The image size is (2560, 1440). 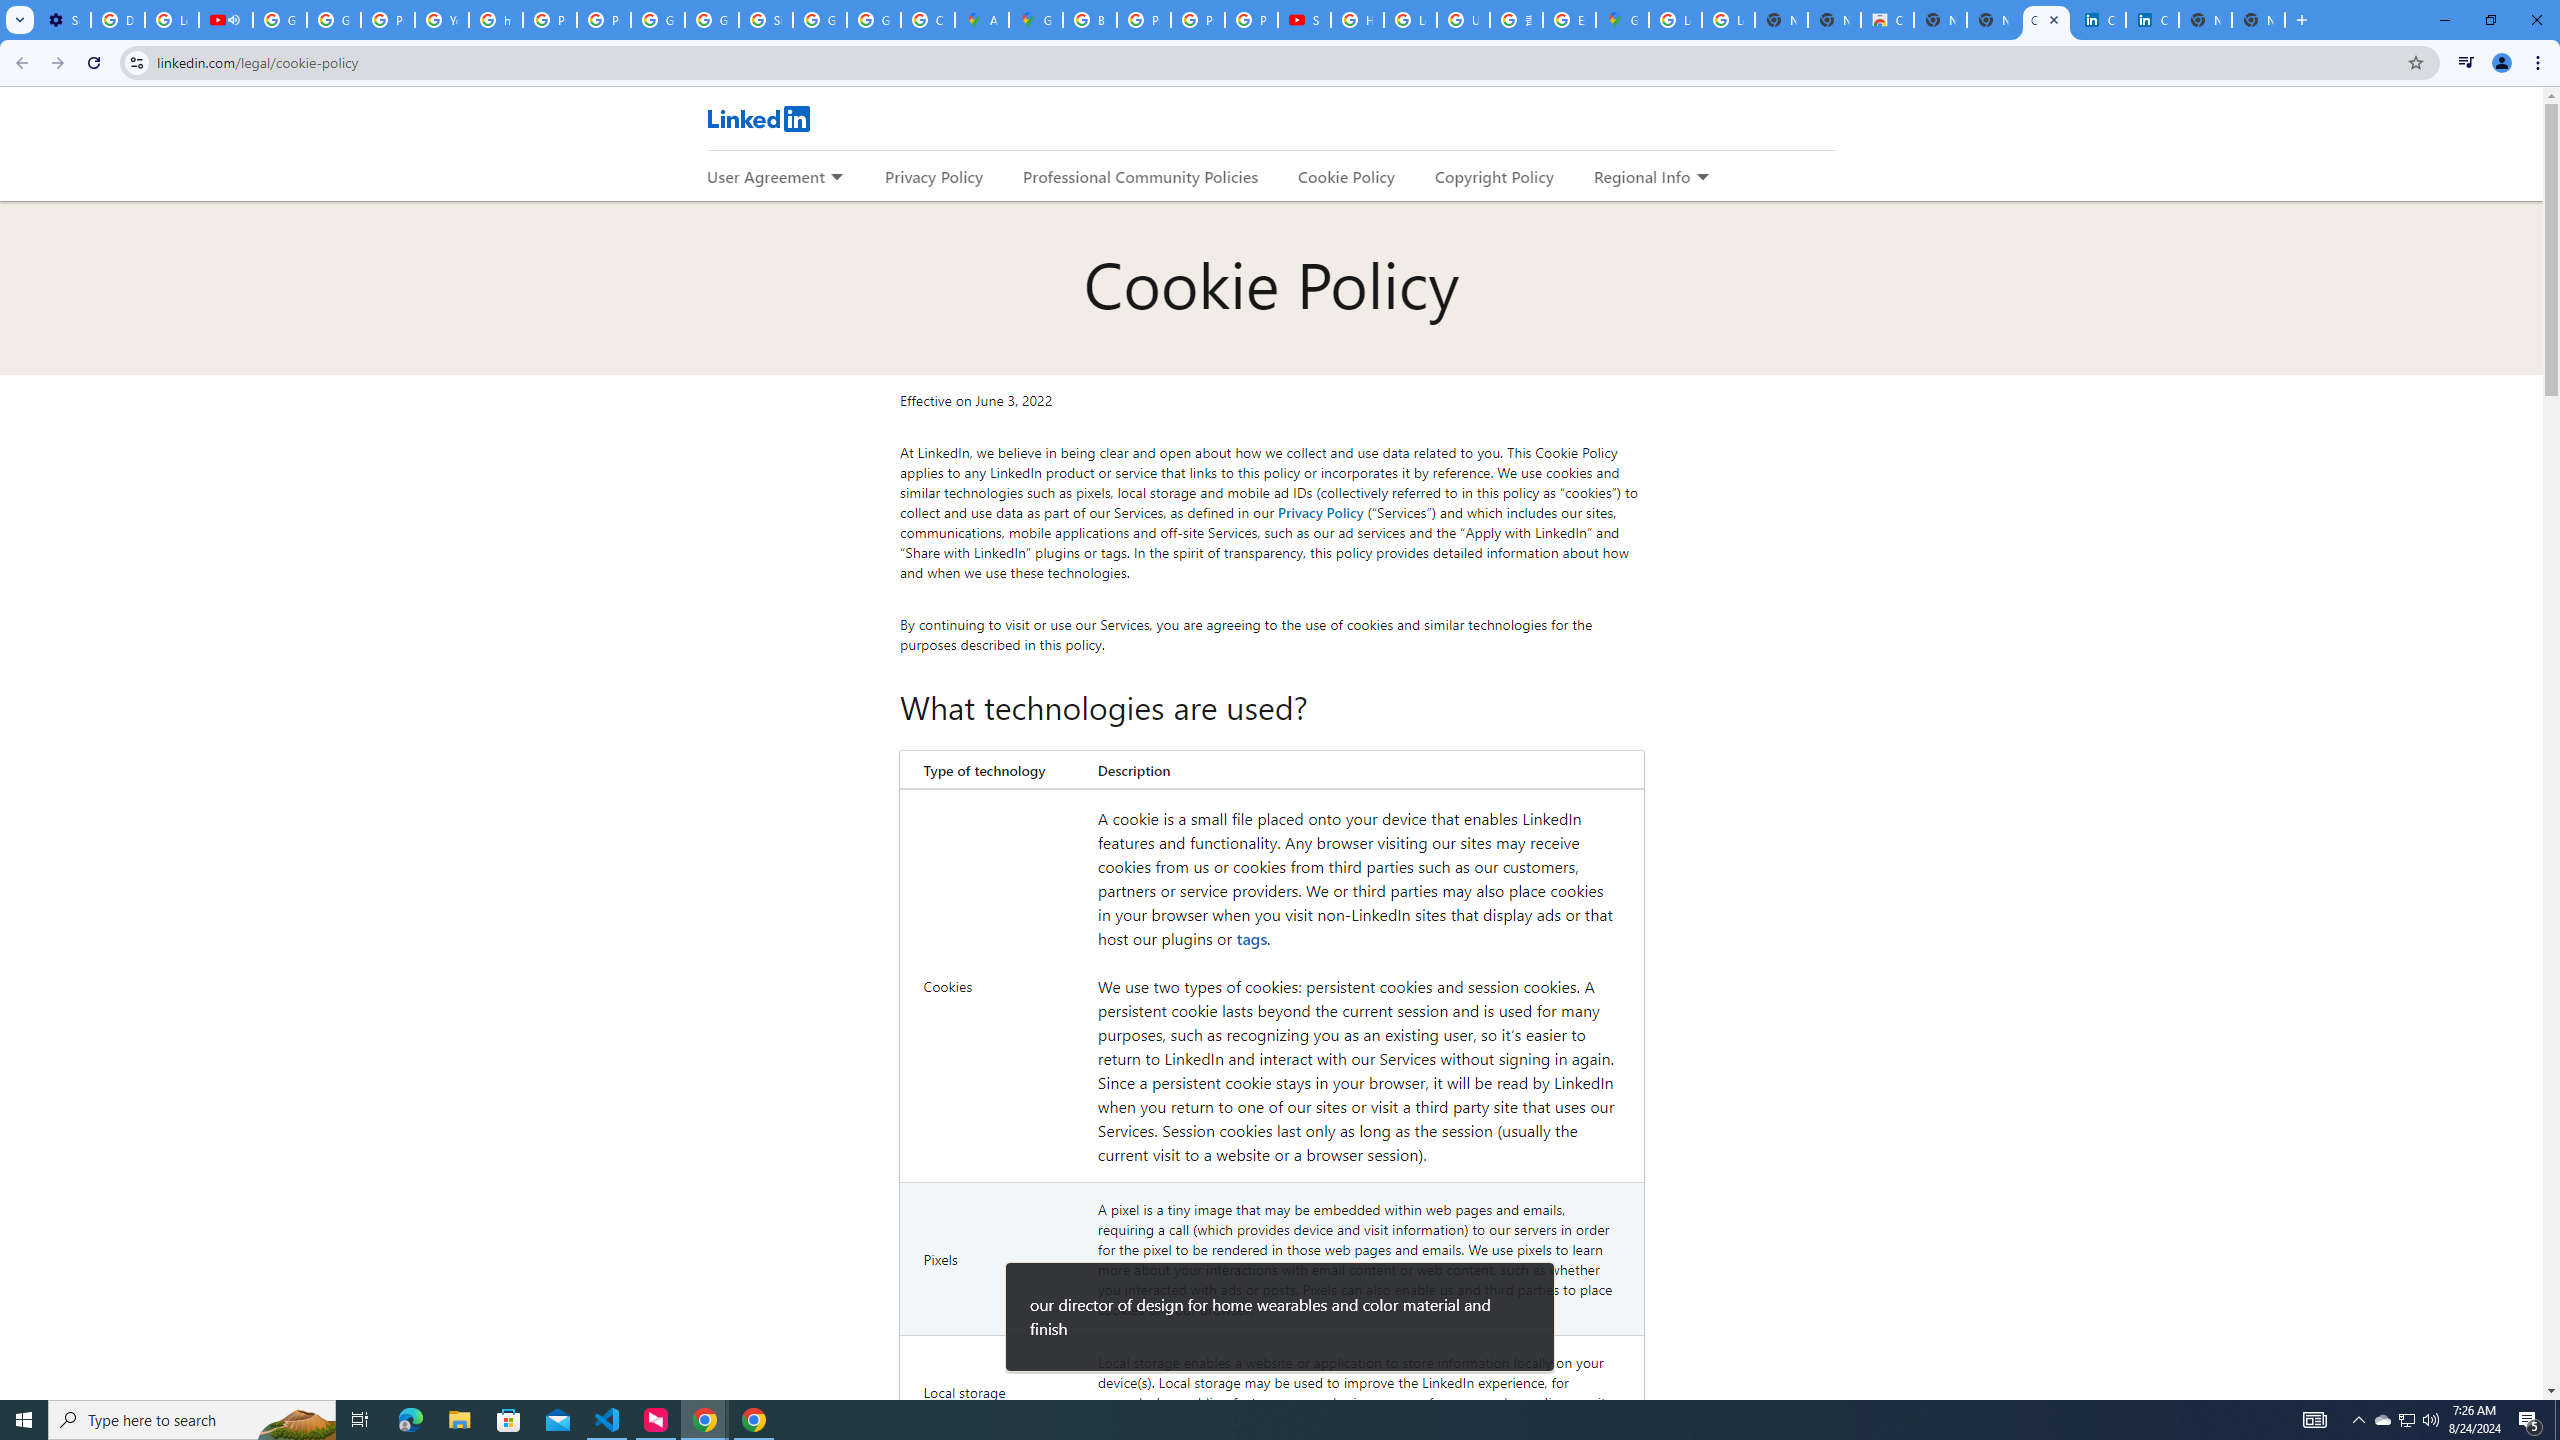 I want to click on 'Subscriptions - YouTube', so click(x=1304, y=19).